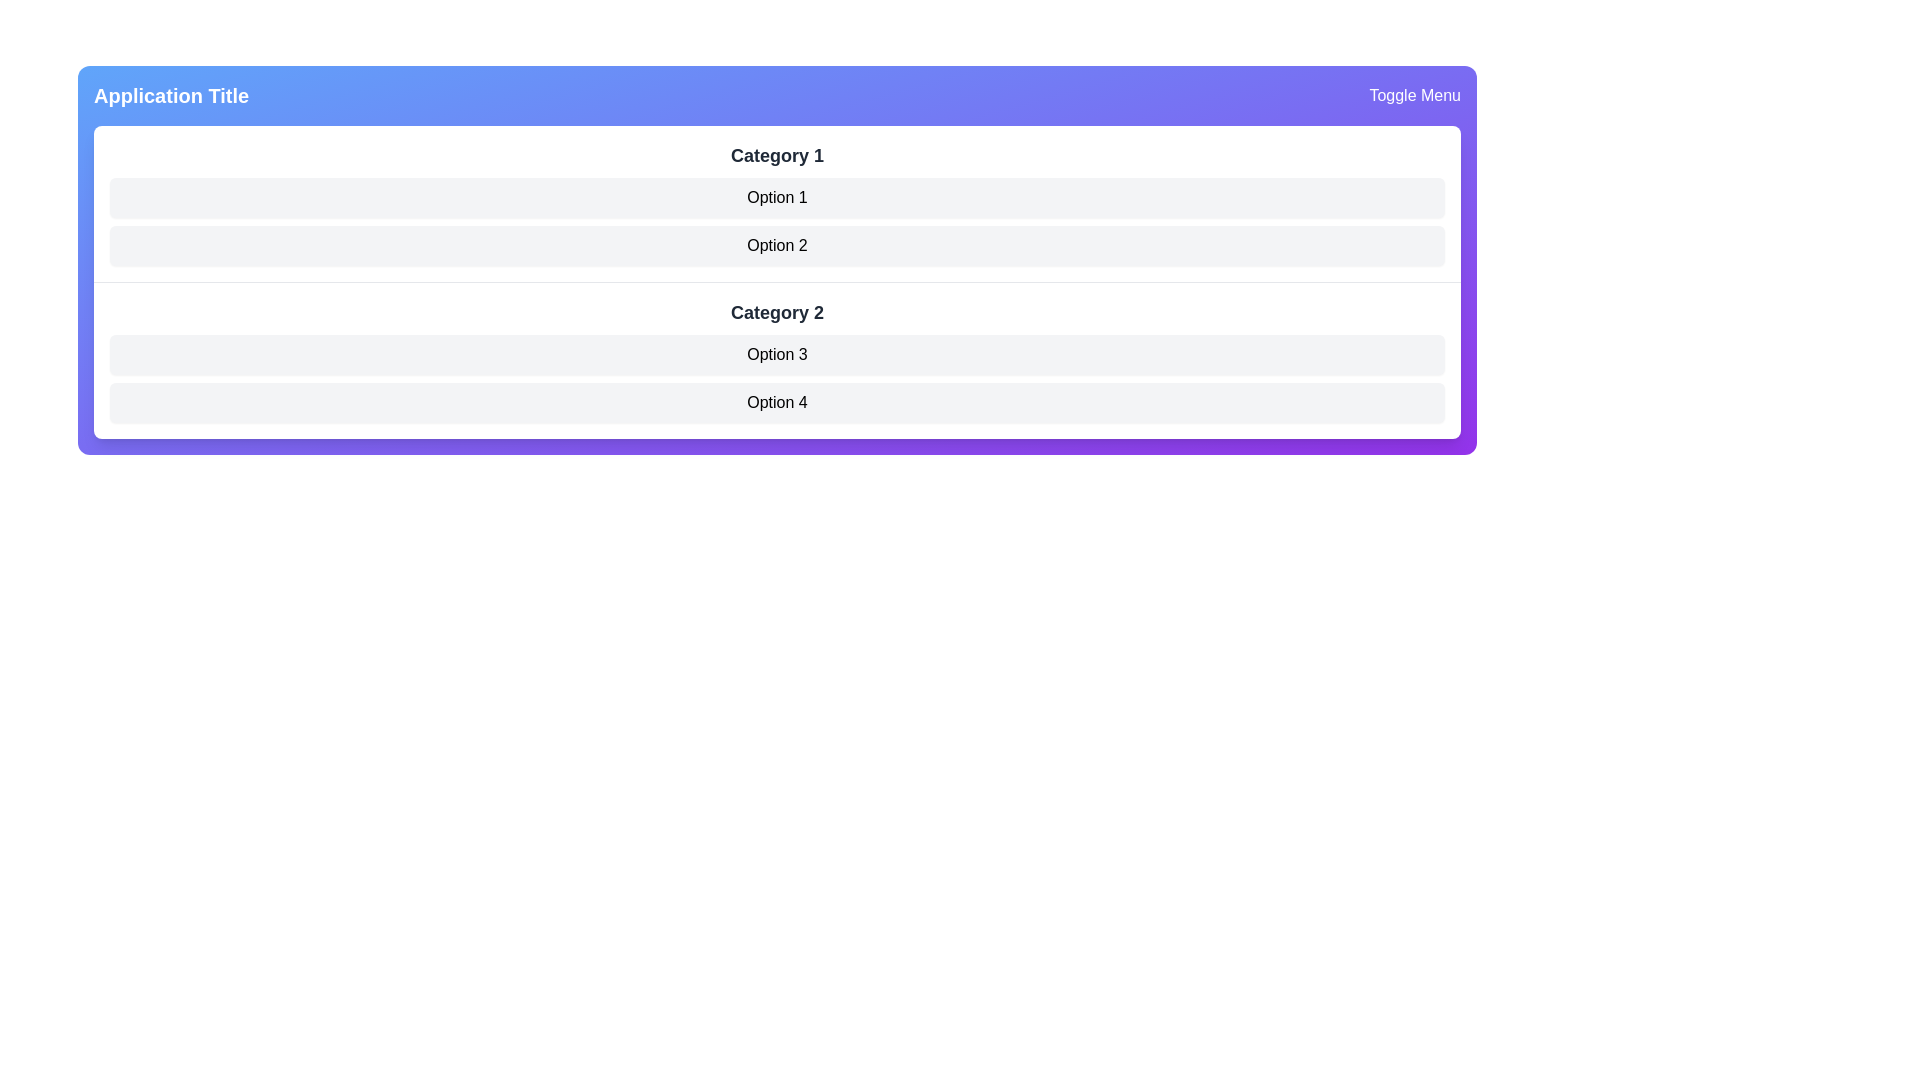 Image resolution: width=1920 pixels, height=1080 pixels. Describe the element at coordinates (776, 402) in the screenshot. I see `the button labeled 'Option 4' with rounded corners located in the 'Category 2' section` at that location.